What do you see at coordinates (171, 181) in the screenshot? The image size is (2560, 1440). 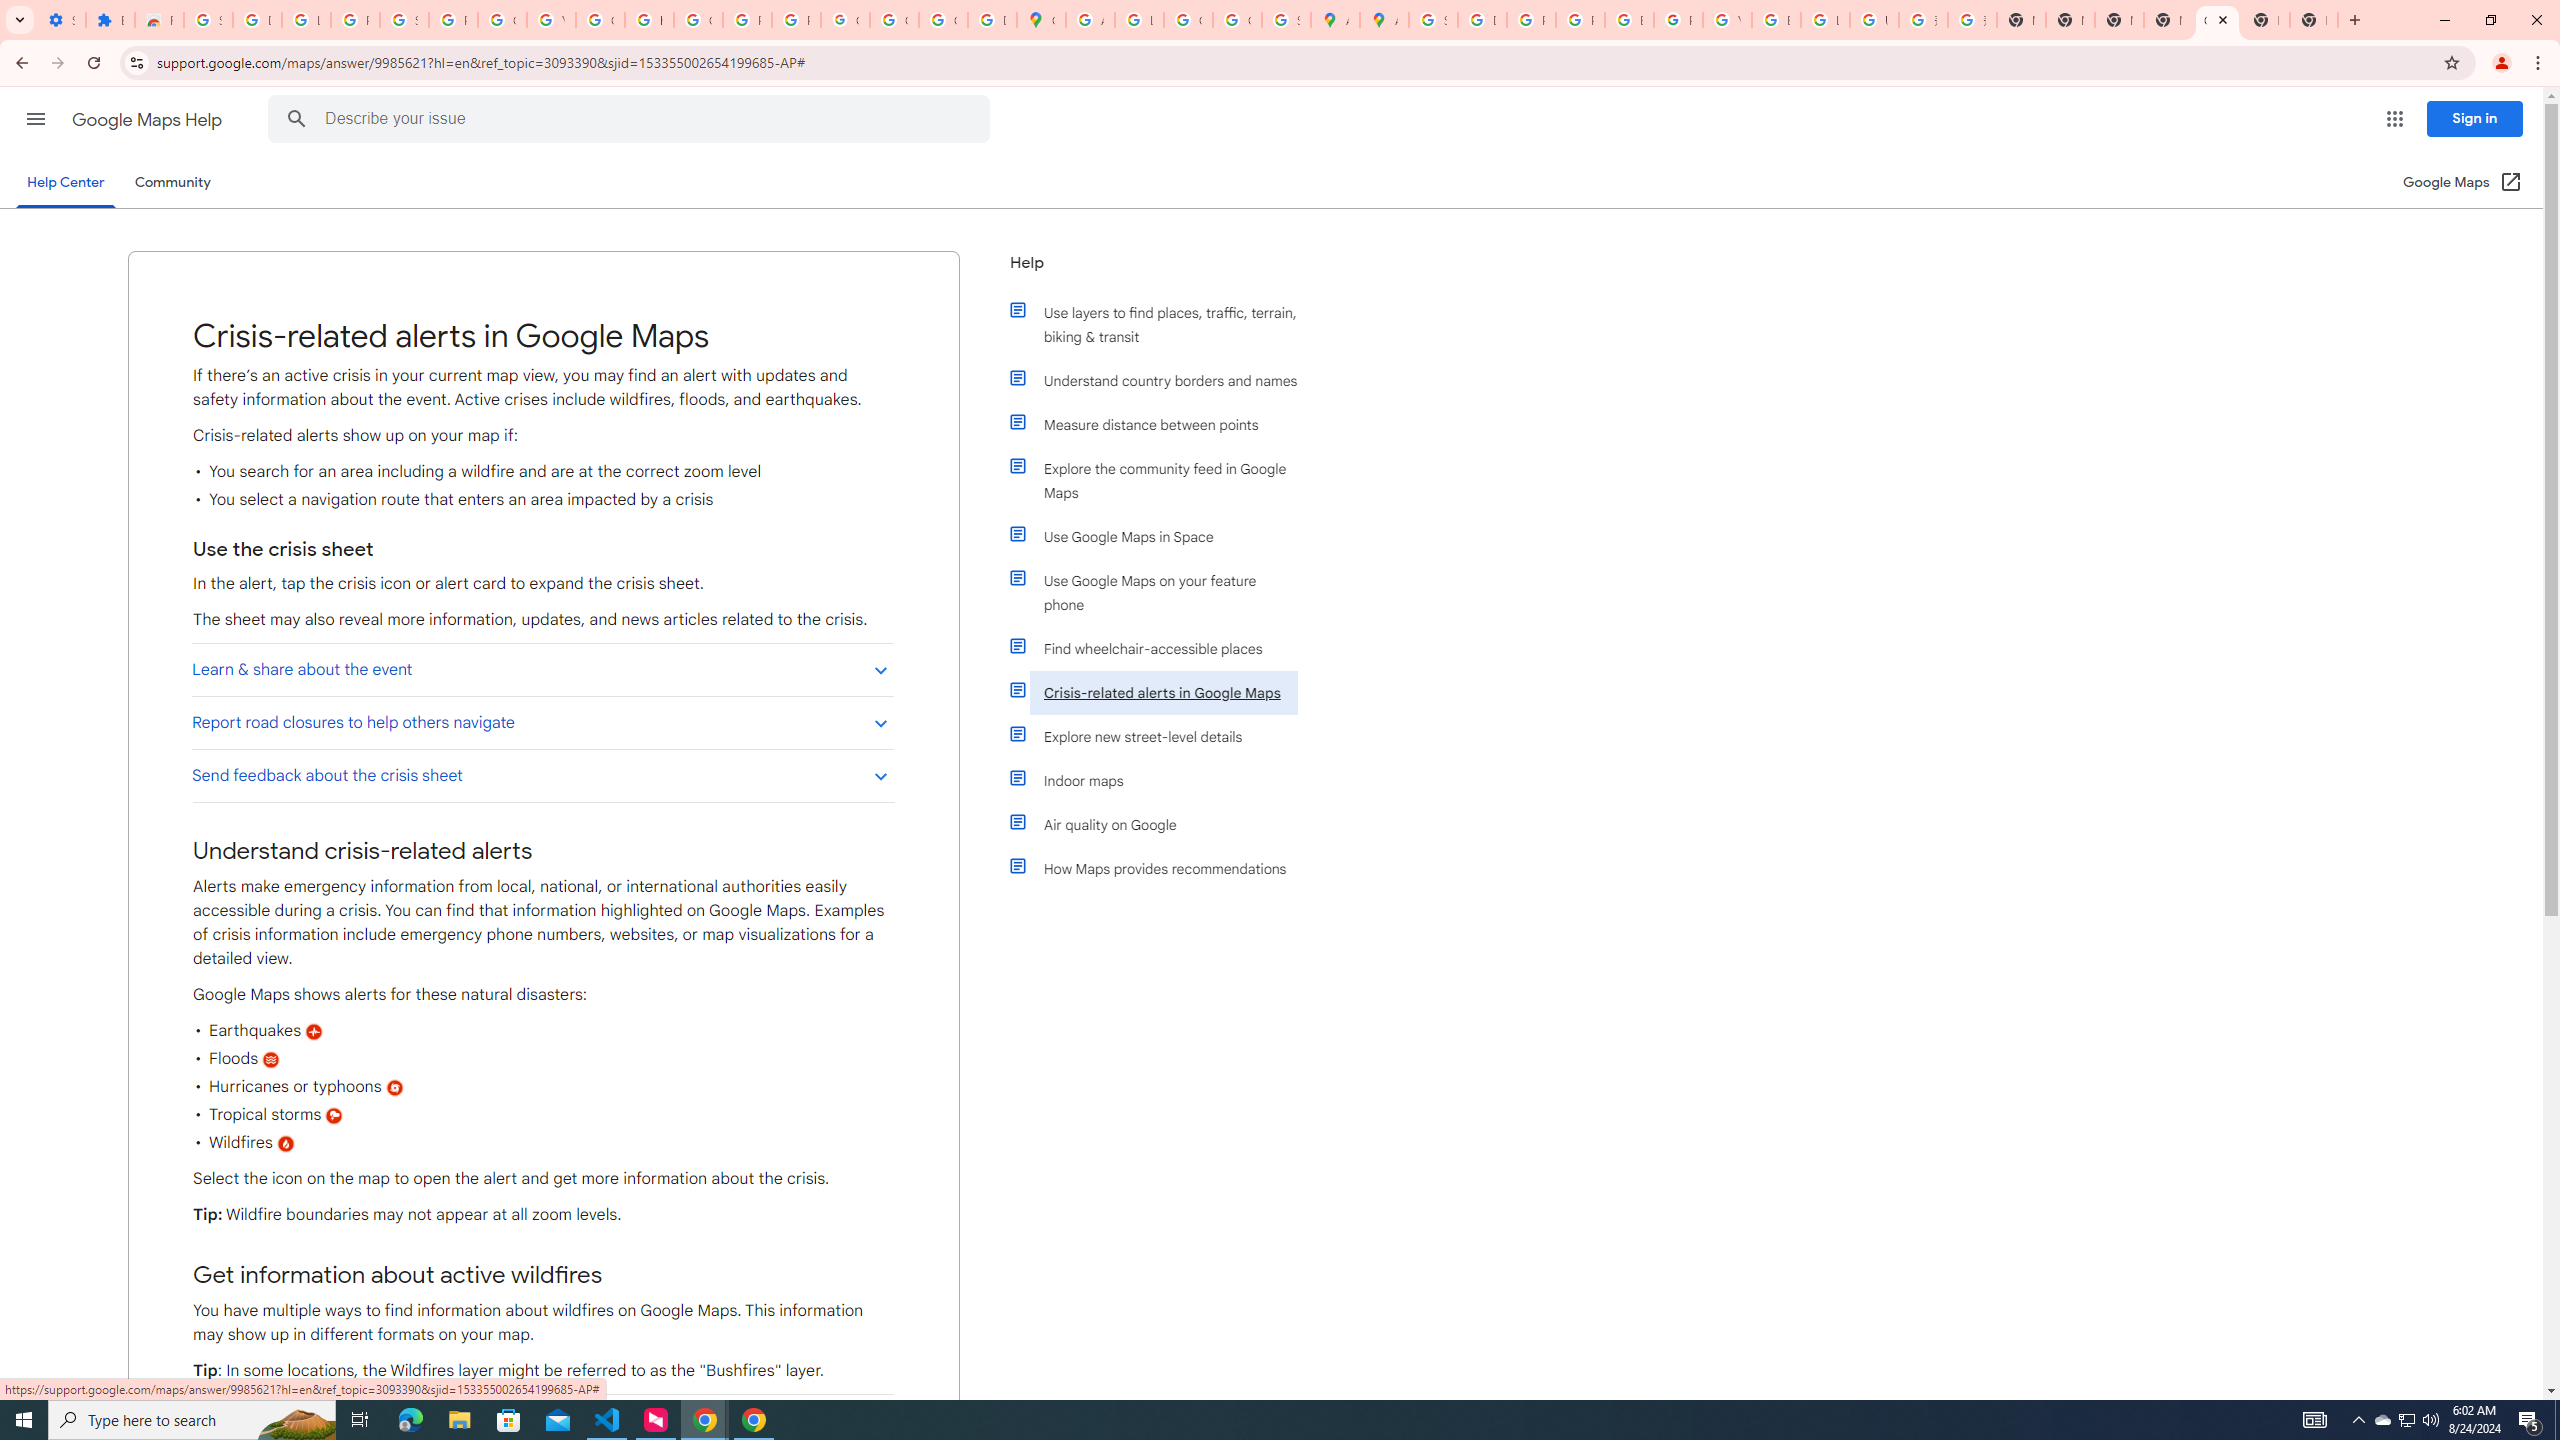 I see `'Community'` at bounding box center [171, 181].